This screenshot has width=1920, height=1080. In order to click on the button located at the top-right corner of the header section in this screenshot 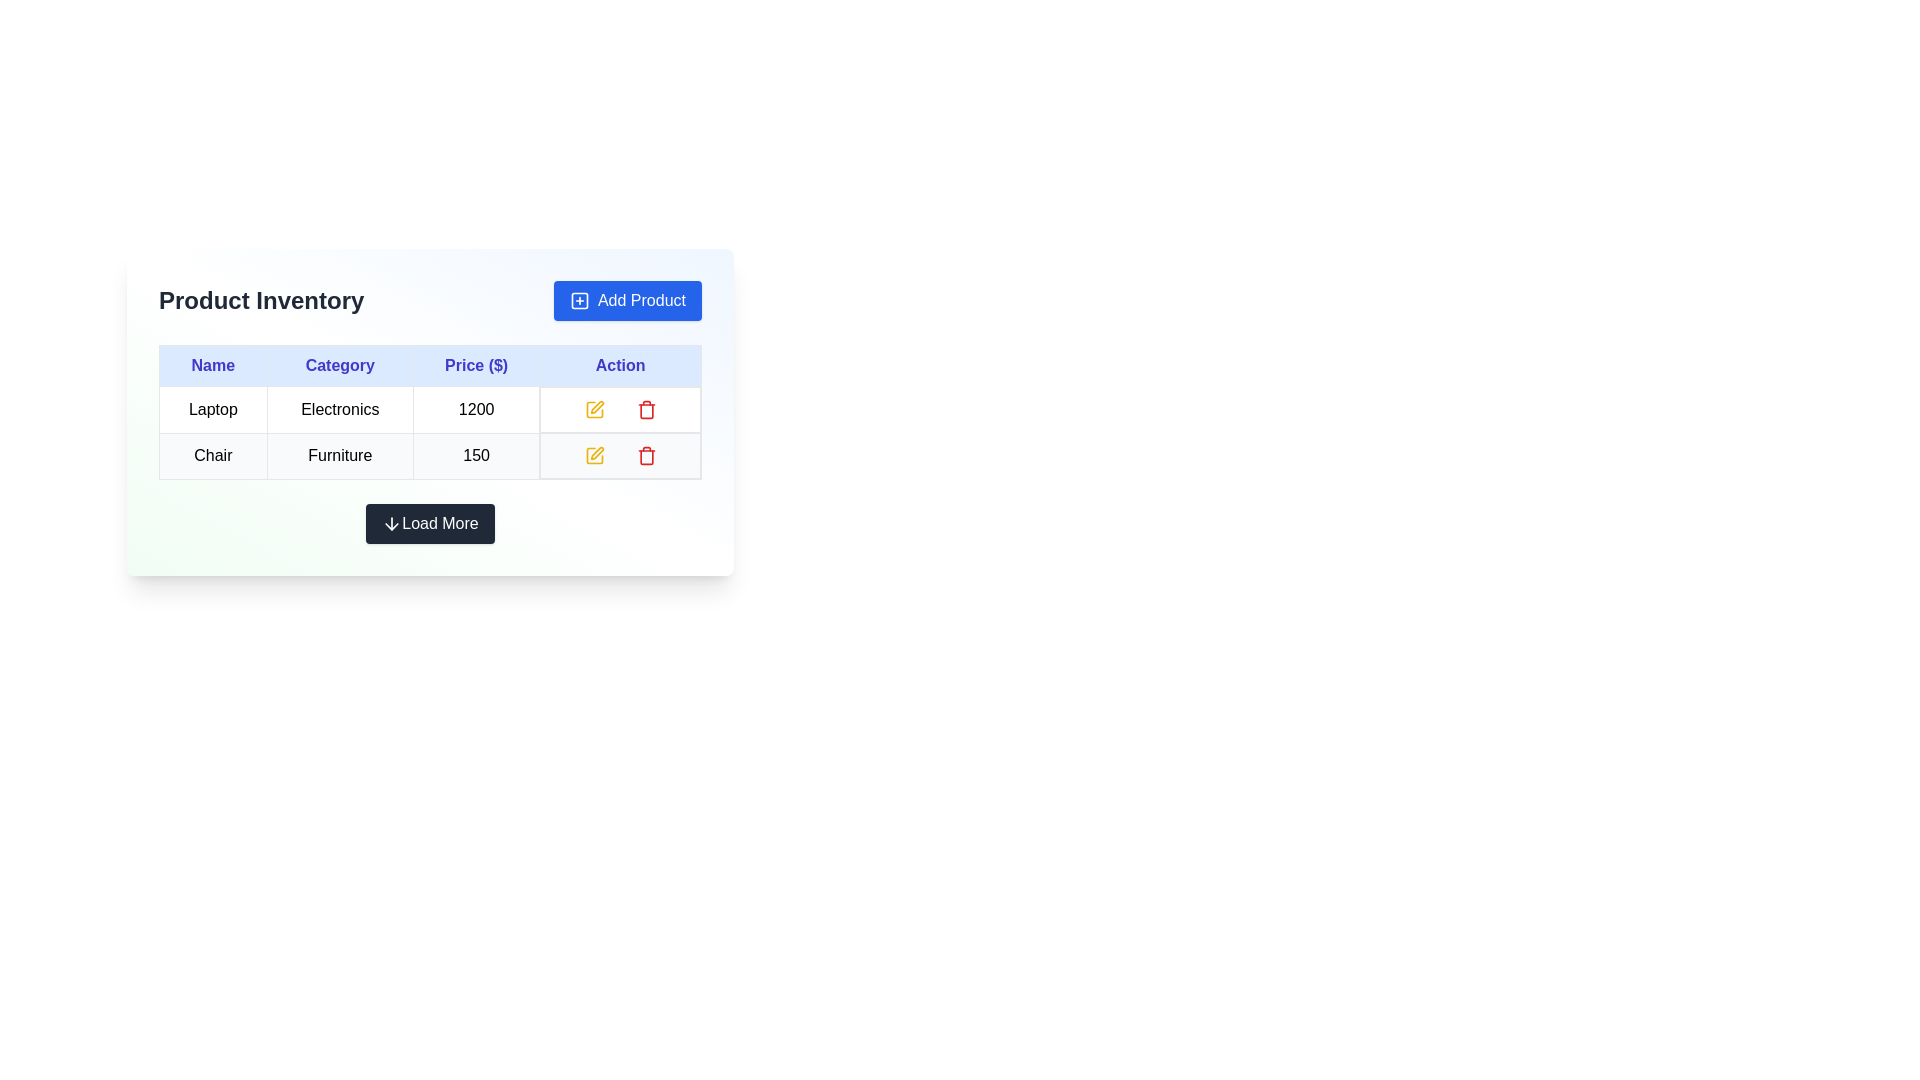, I will do `click(627, 300)`.